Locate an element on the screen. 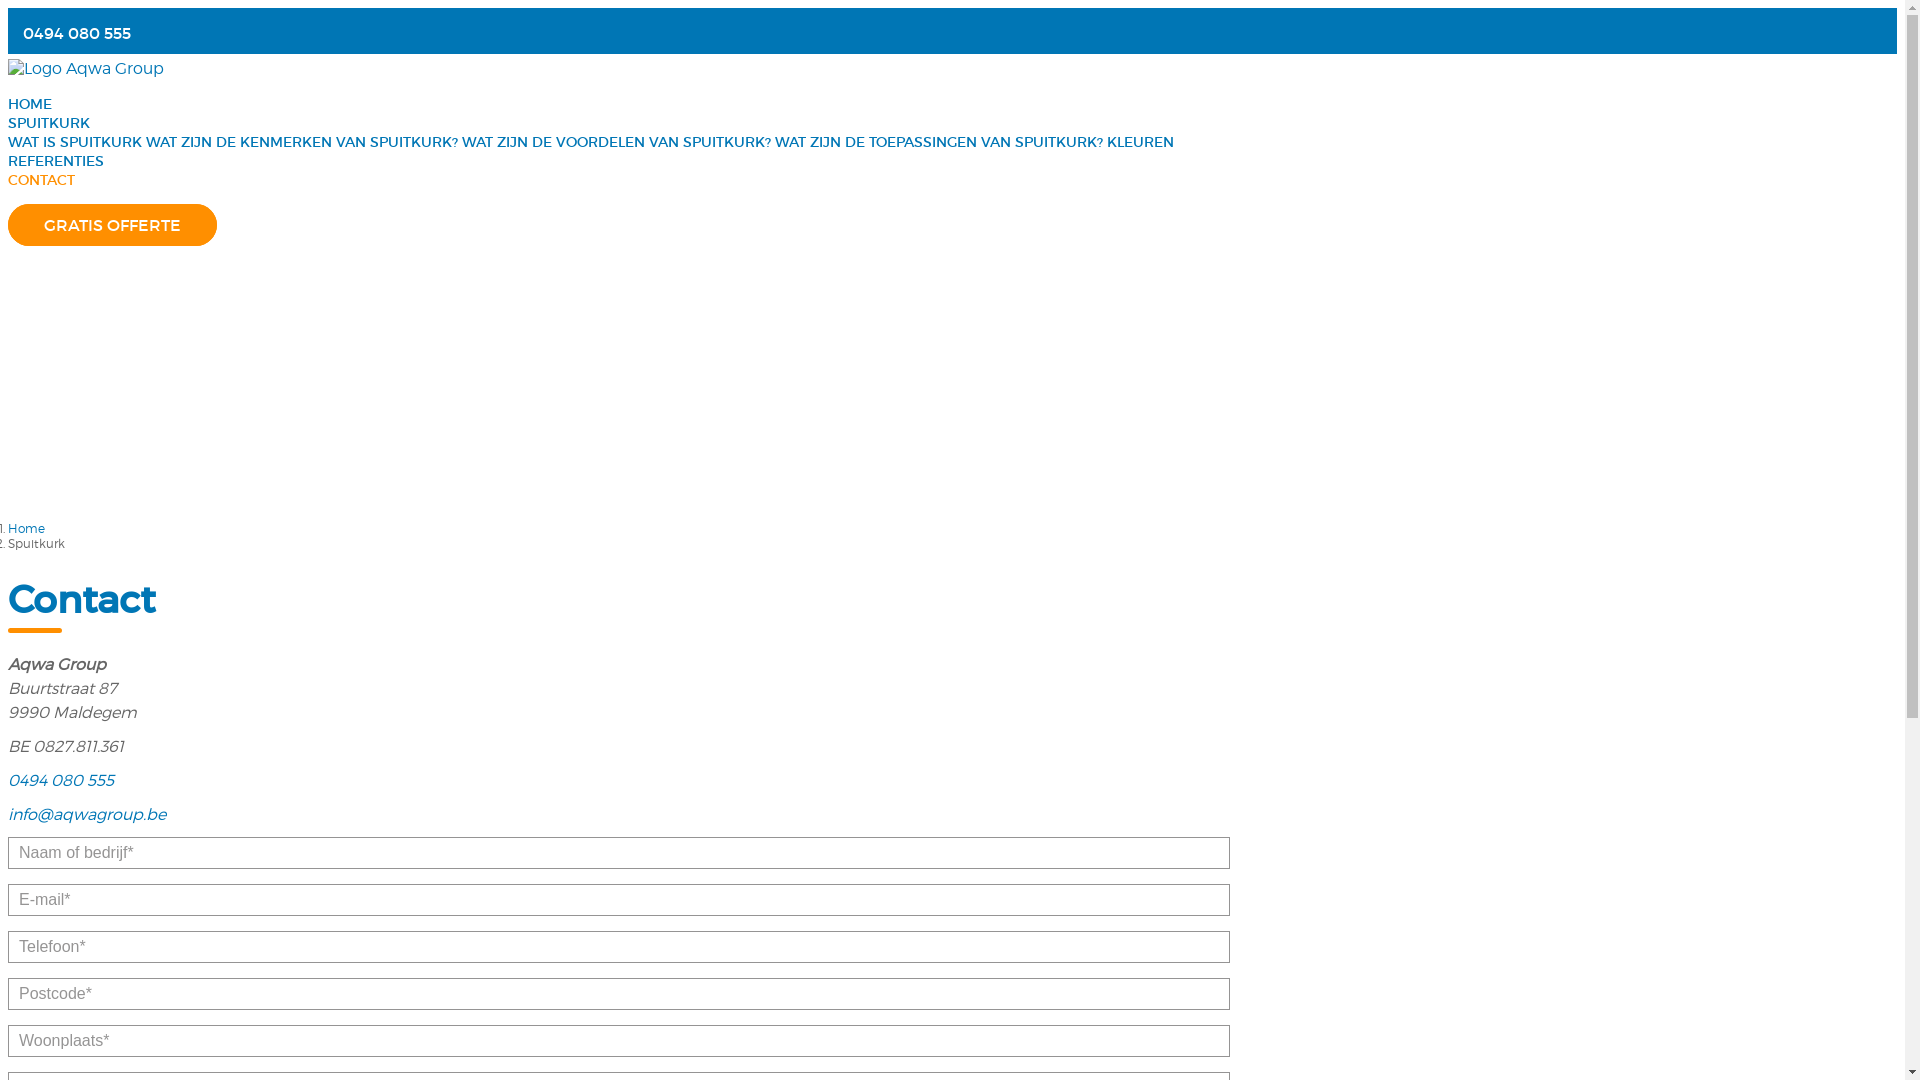 This screenshot has height=1080, width=1920. 'Tik uw naam of bedrijf in aub.' is located at coordinates (618, 852).